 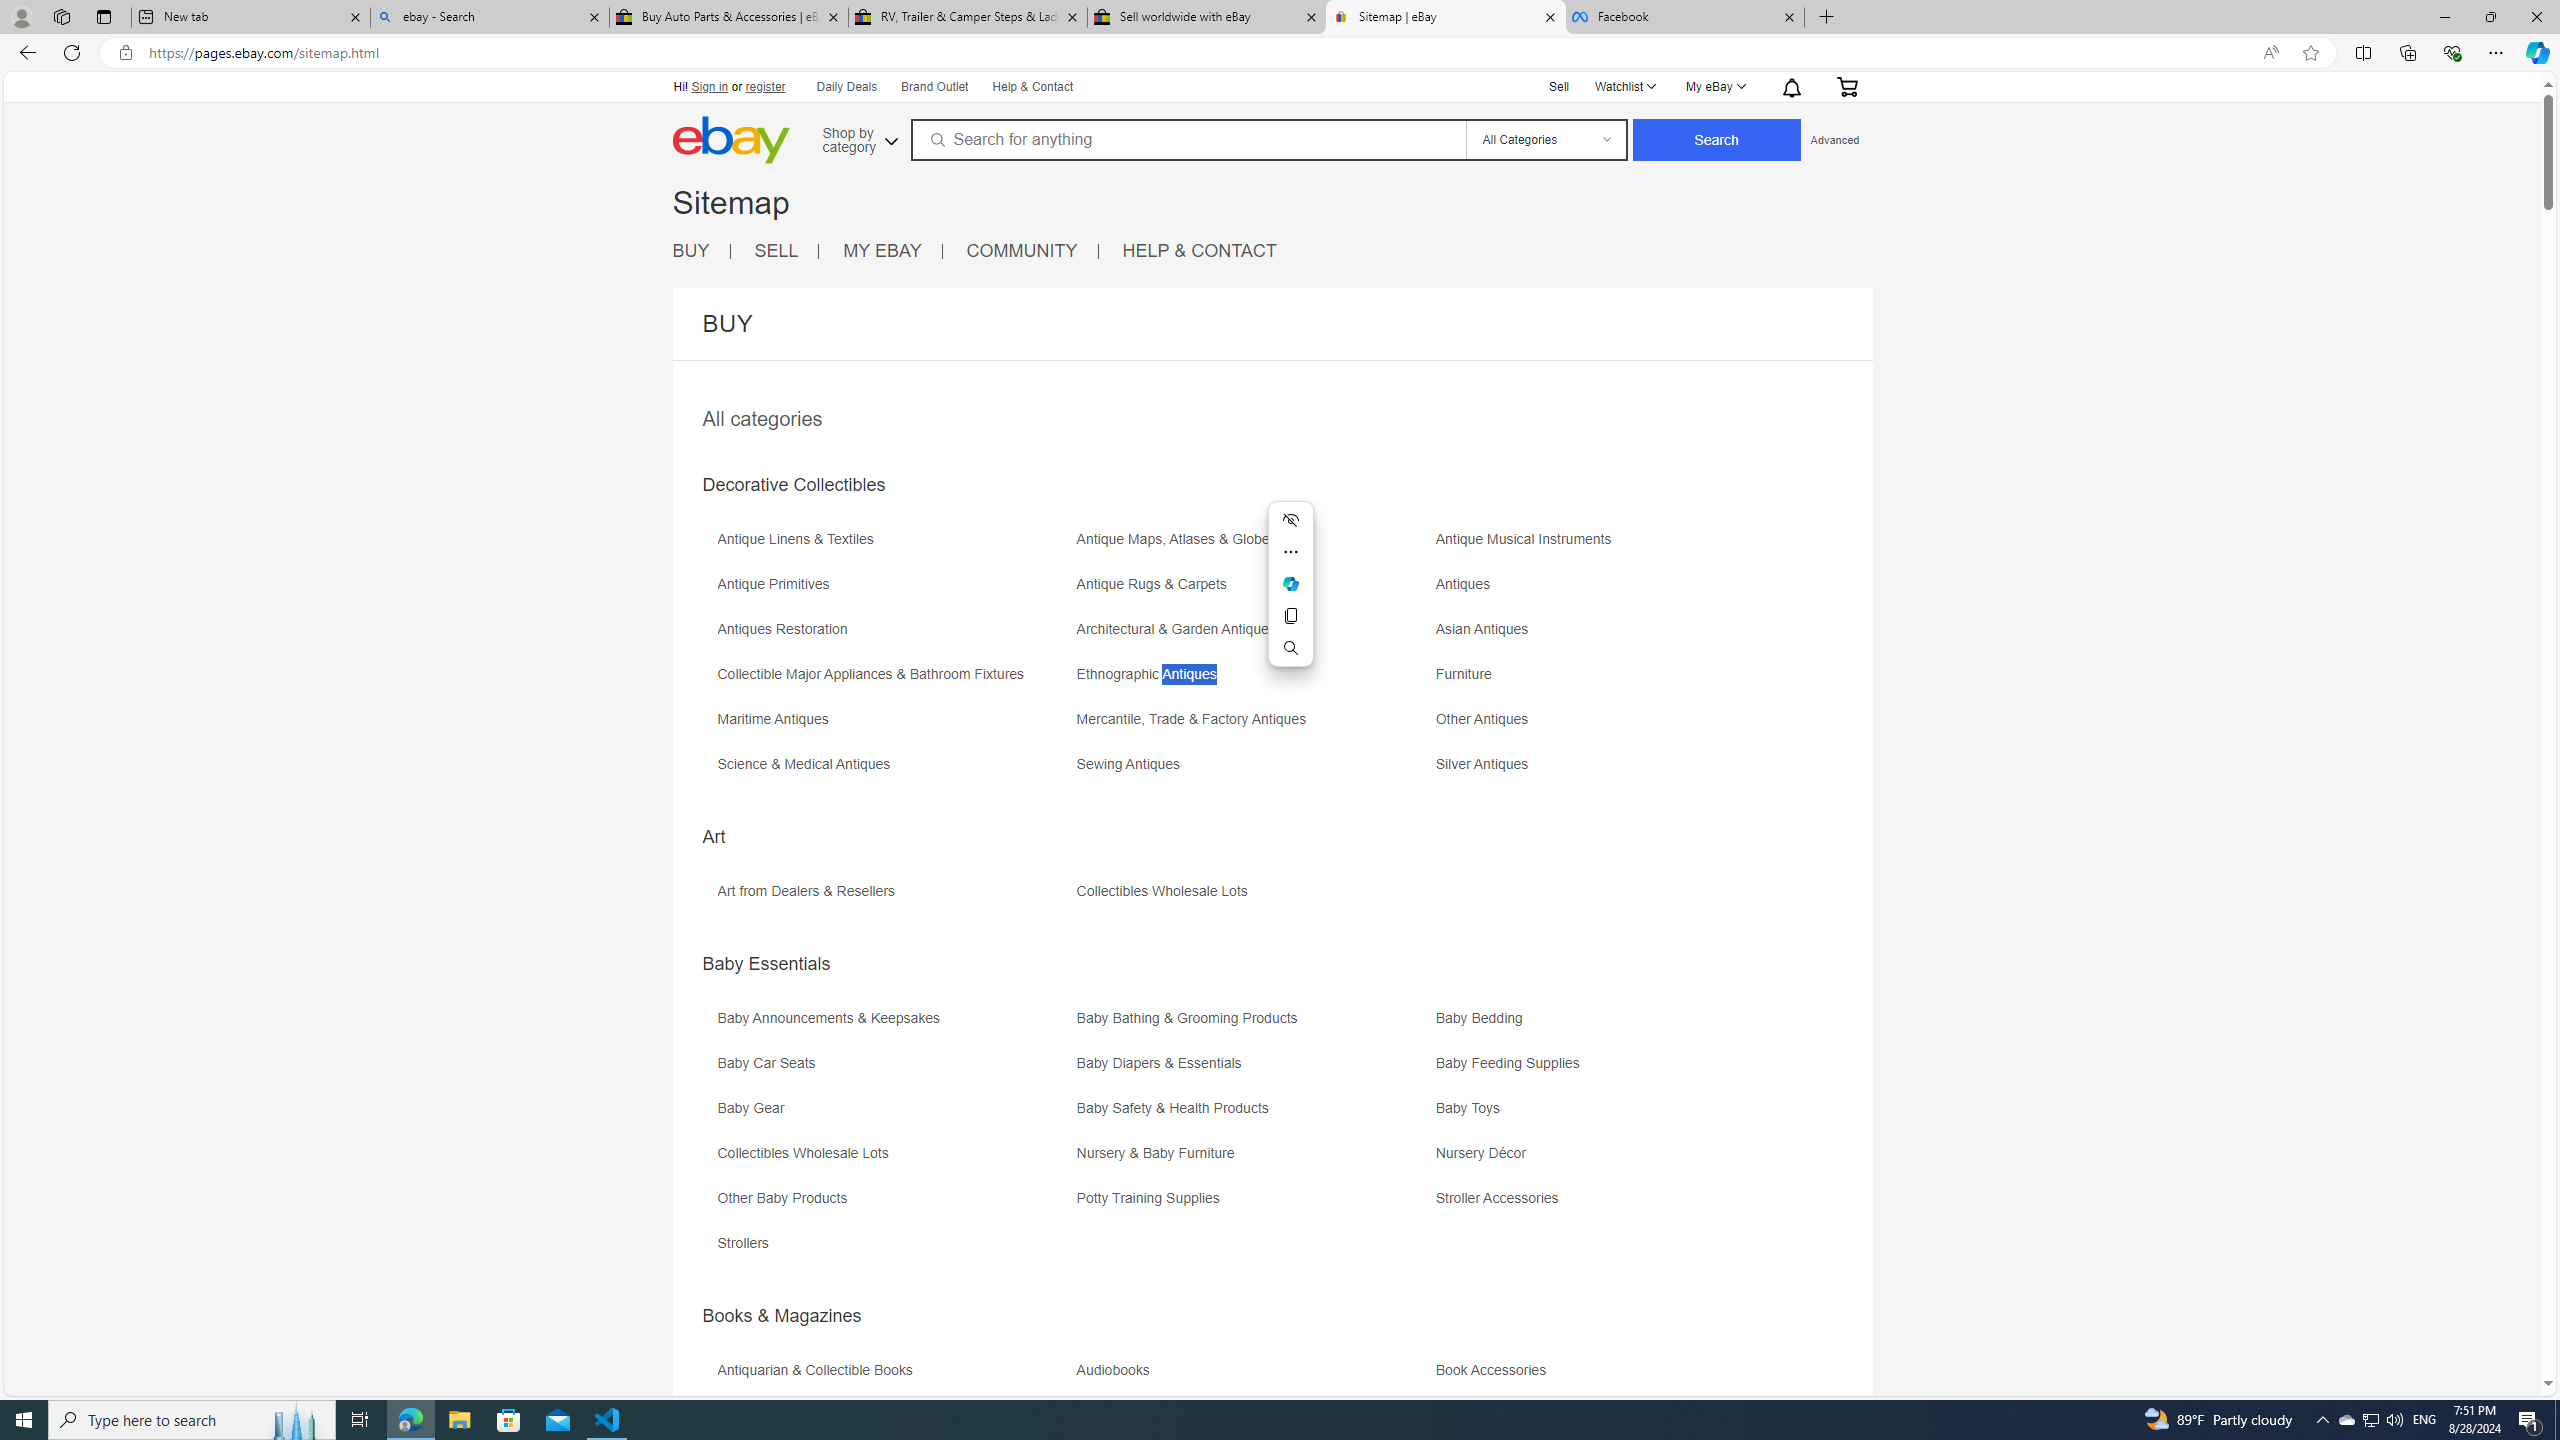 What do you see at coordinates (1154, 583) in the screenshot?
I see `'Antique Rugs & Carpets'` at bounding box center [1154, 583].